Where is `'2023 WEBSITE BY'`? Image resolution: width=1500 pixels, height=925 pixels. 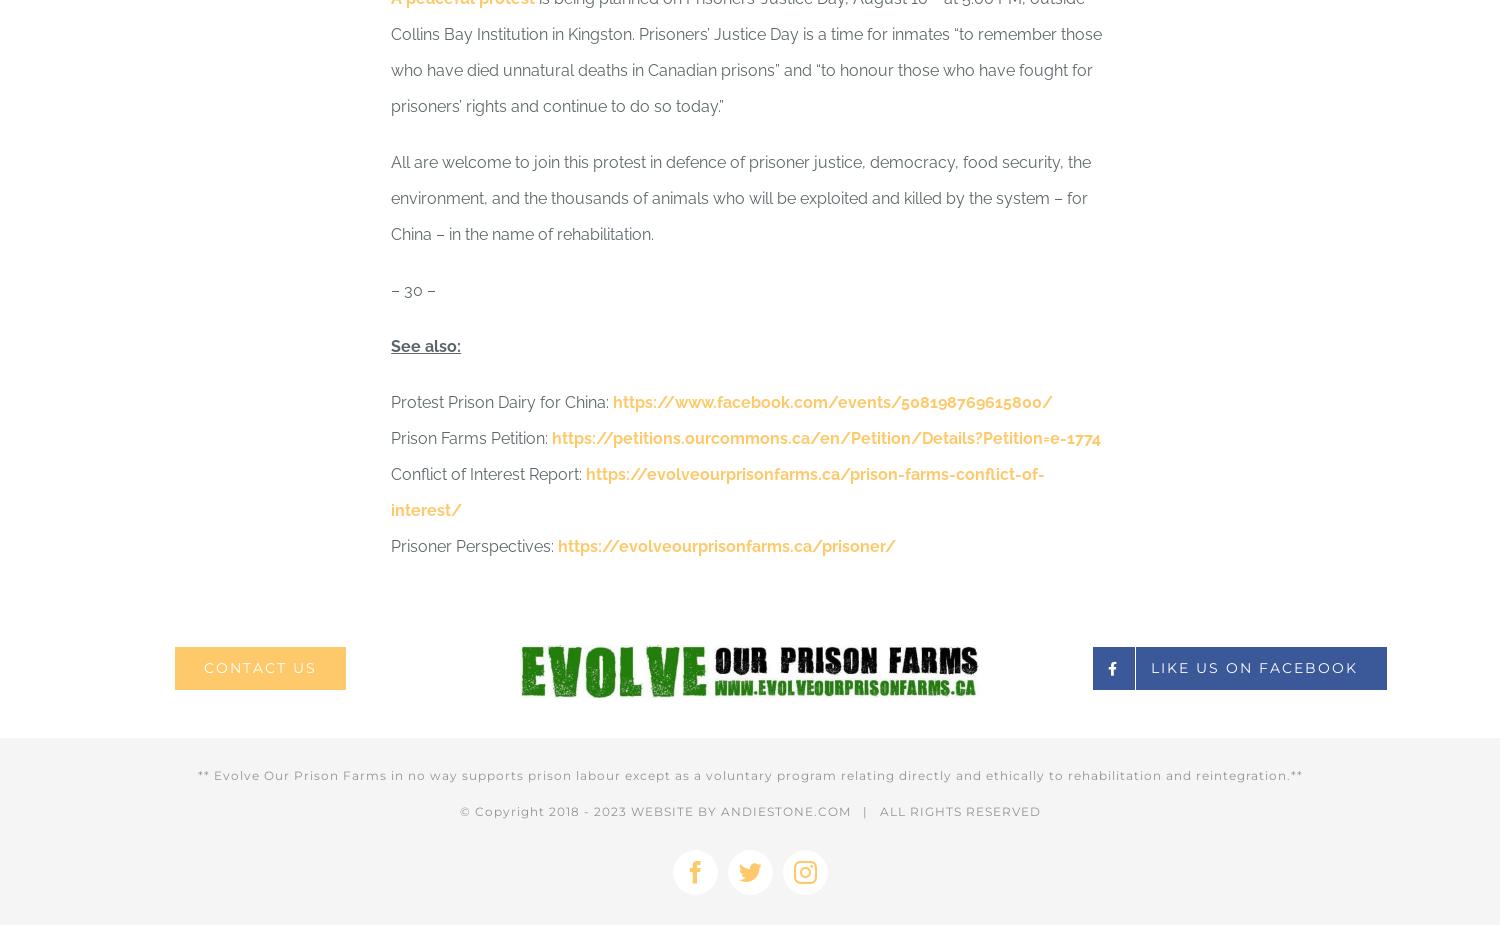 '2023 WEBSITE BY' is located at coordinates (656, 810).